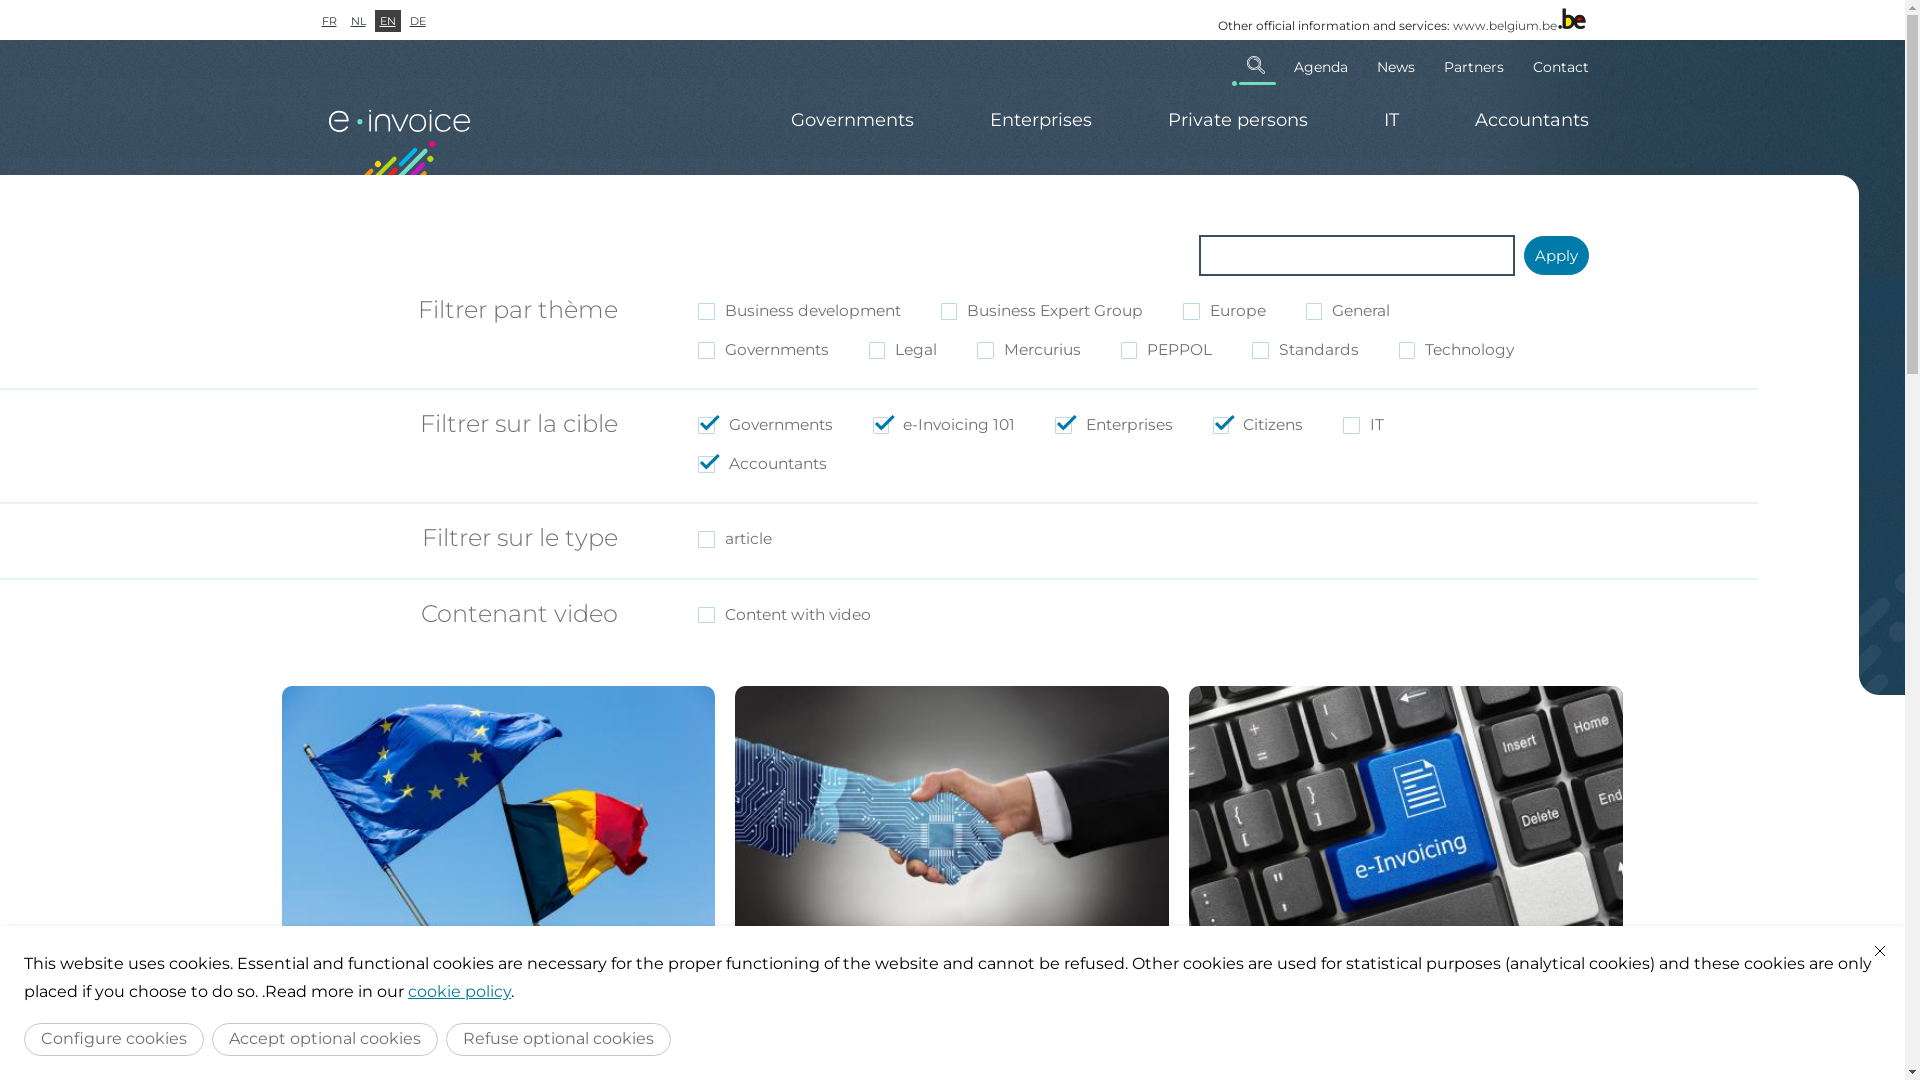  I want to click on 'Configure cookies', so click(113, 1038).